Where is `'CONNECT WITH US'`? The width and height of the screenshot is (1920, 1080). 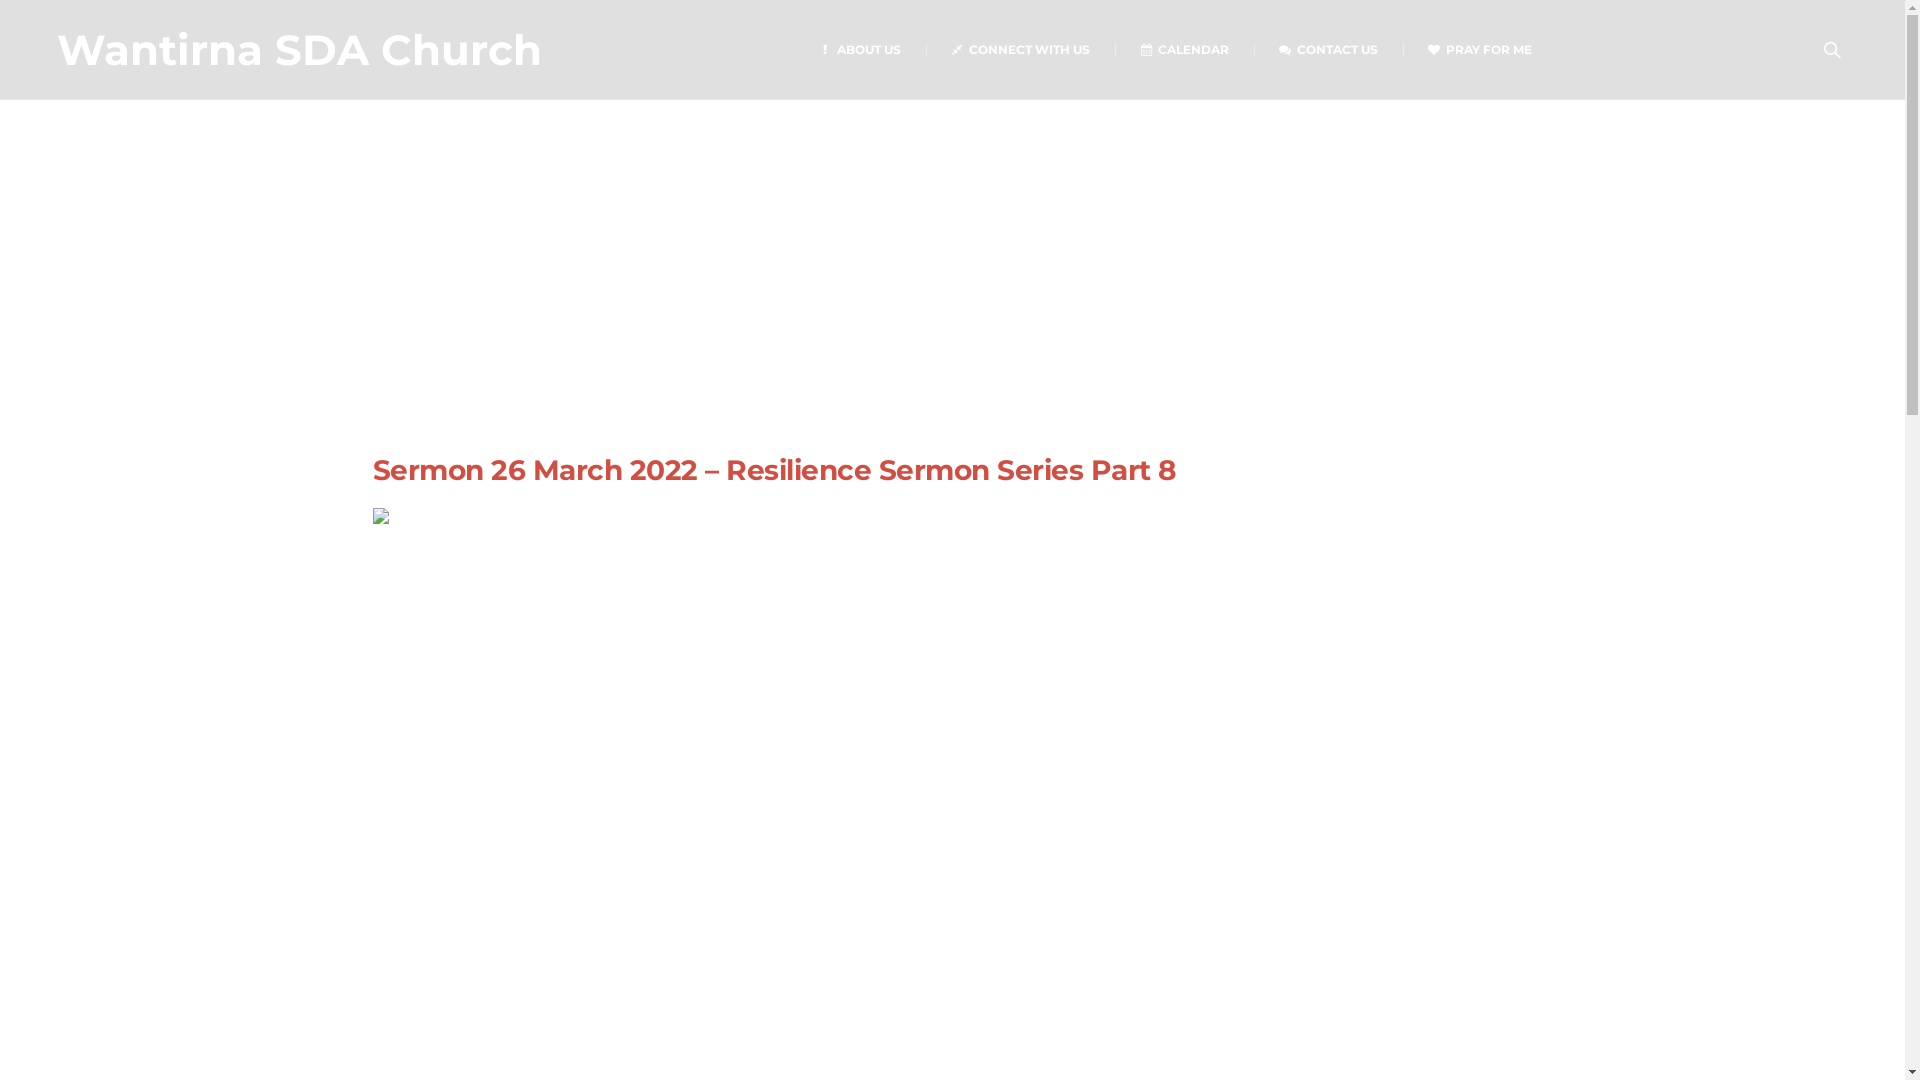 'CONNECT WITH US' is located at coordinates (1020, 48).